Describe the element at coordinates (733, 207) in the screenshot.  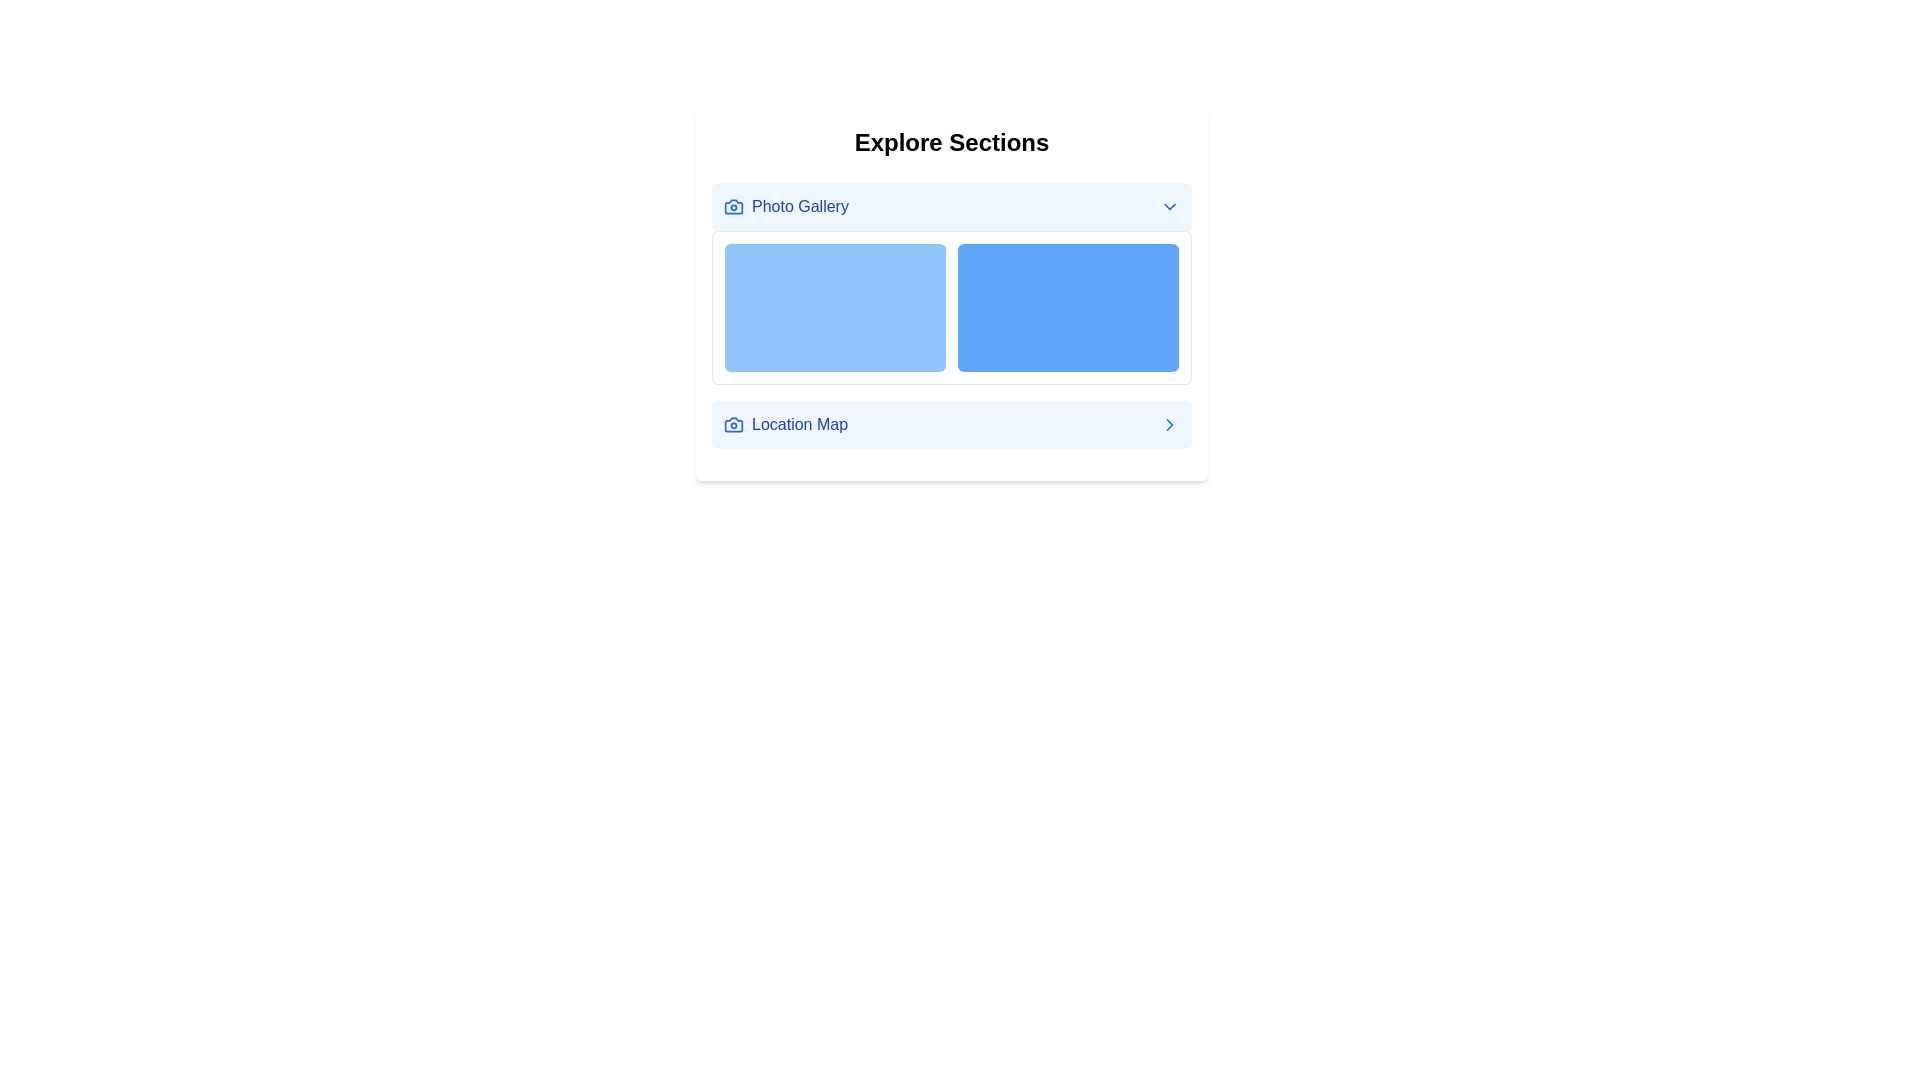
I see `the 'Photo Gallery' icon located to the left of the text 'Photo Gallery' within the blue-highlighted row under the 'Explore Sections' header` at that location.